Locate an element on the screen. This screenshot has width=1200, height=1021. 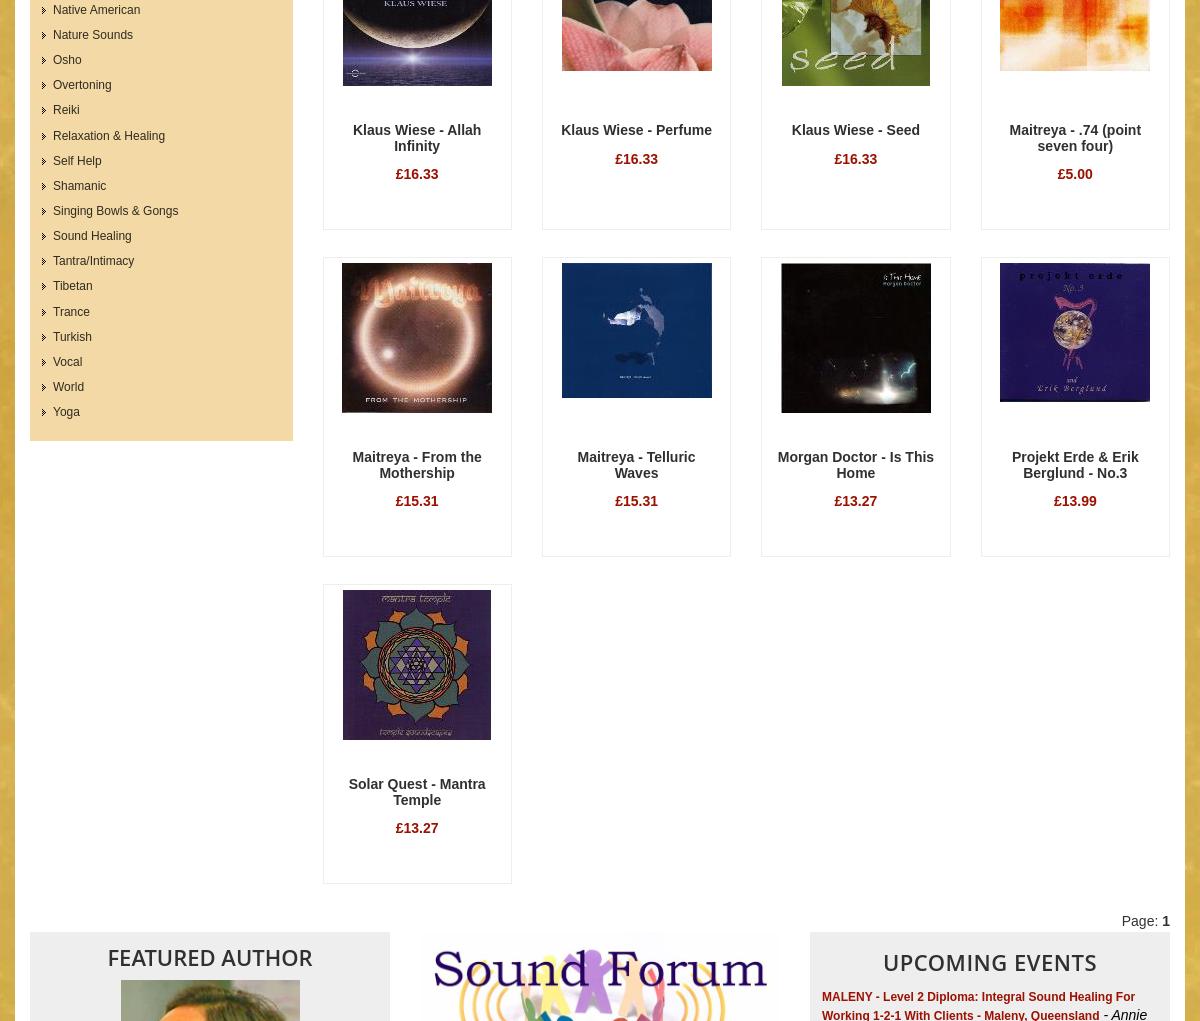
'Sound Healing' is located at coordinates (92, 235).